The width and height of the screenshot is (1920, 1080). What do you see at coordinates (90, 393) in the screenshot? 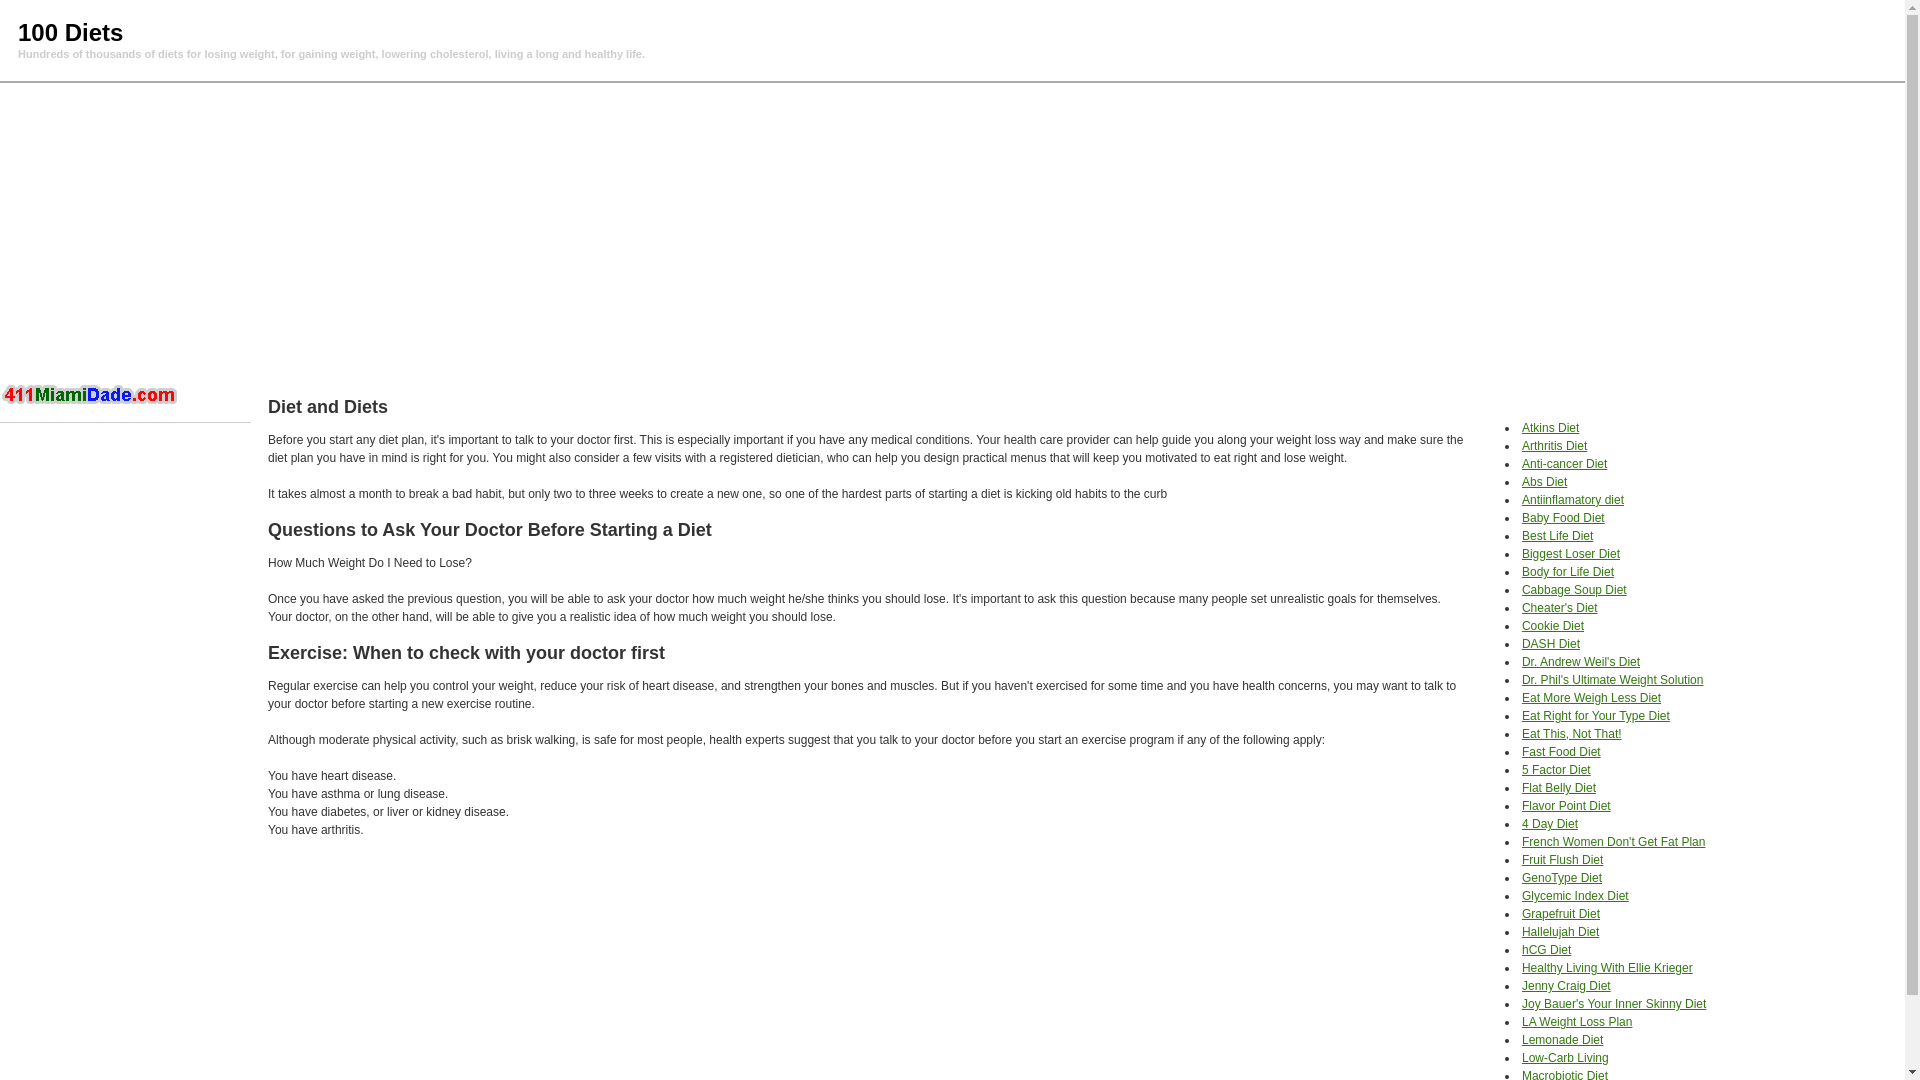
I see `'Hotel in Miami'` at bounding box center [90, 393].